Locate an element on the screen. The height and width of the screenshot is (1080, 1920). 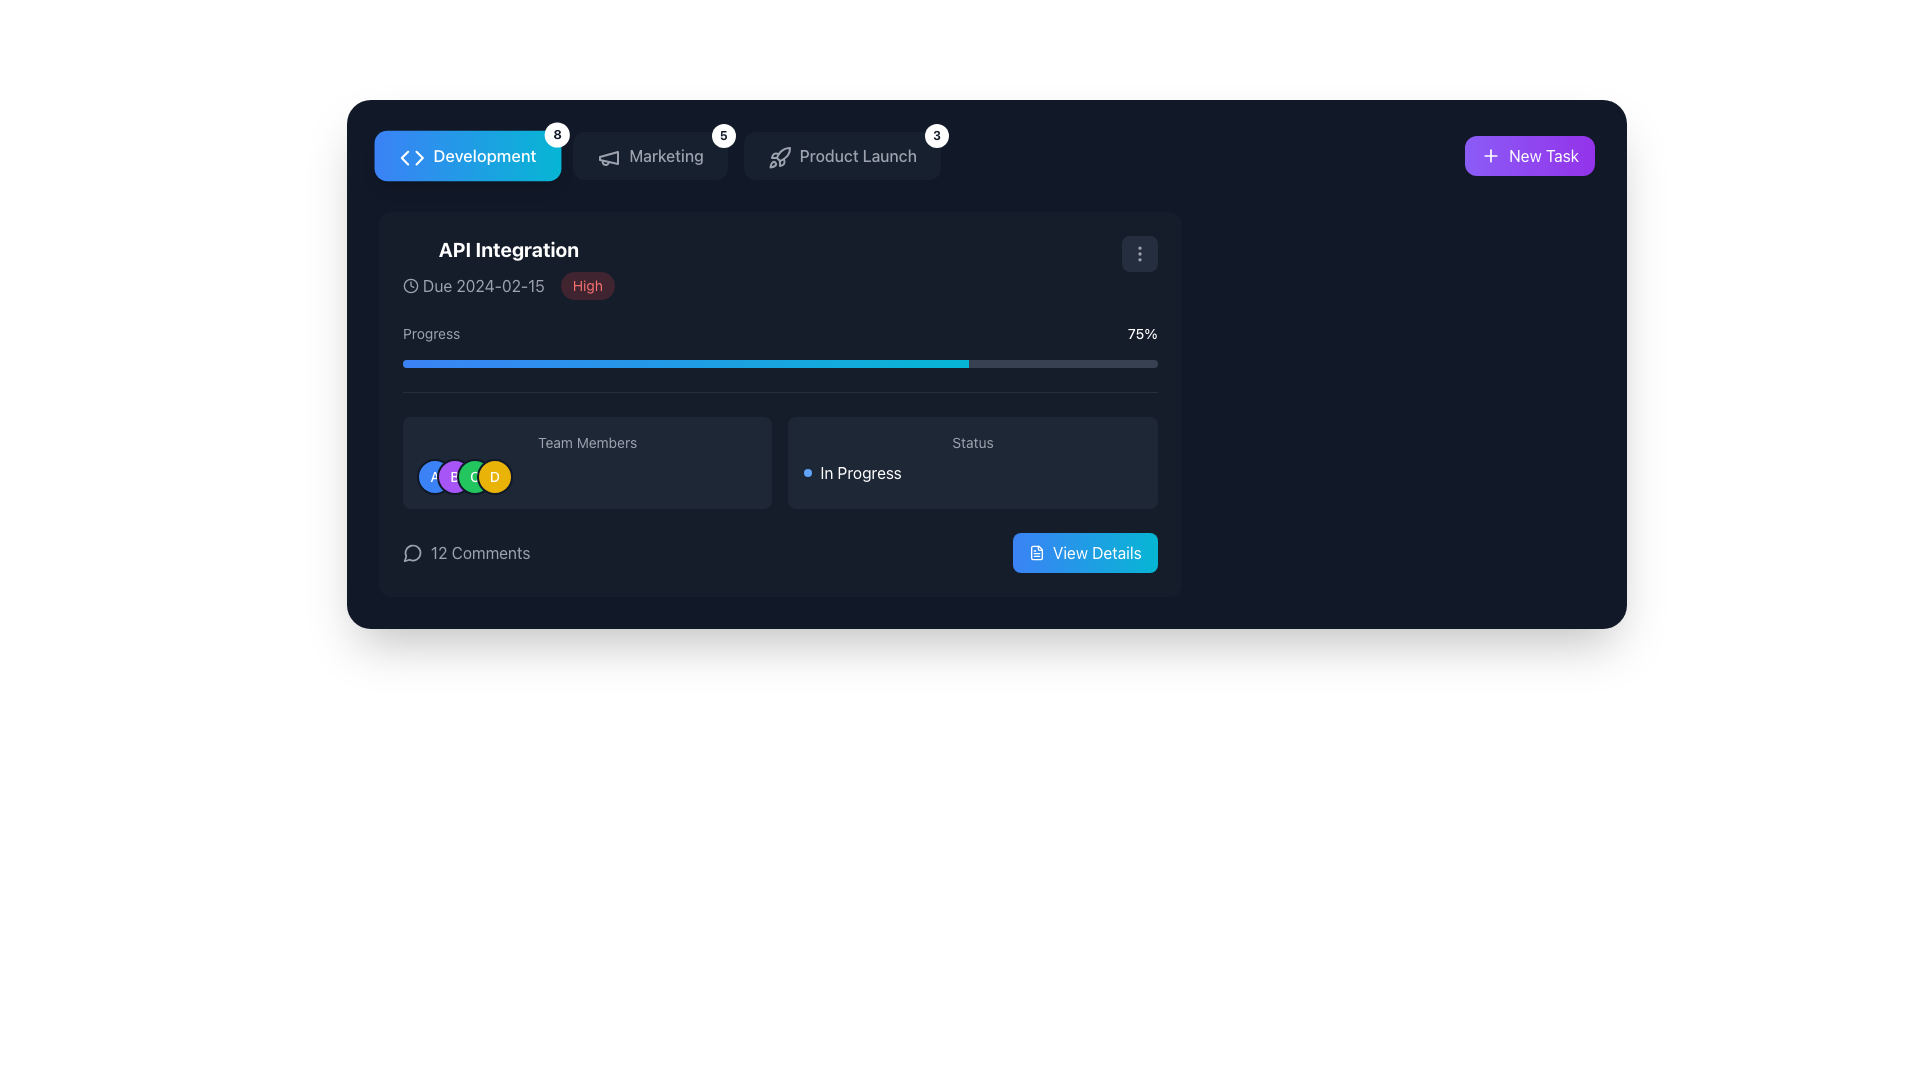
the 'Development' text label, which is displayed in white on a gradient blue-to-cyan background, located in the top-left corner of the interface is located at coordinates (484, 154).